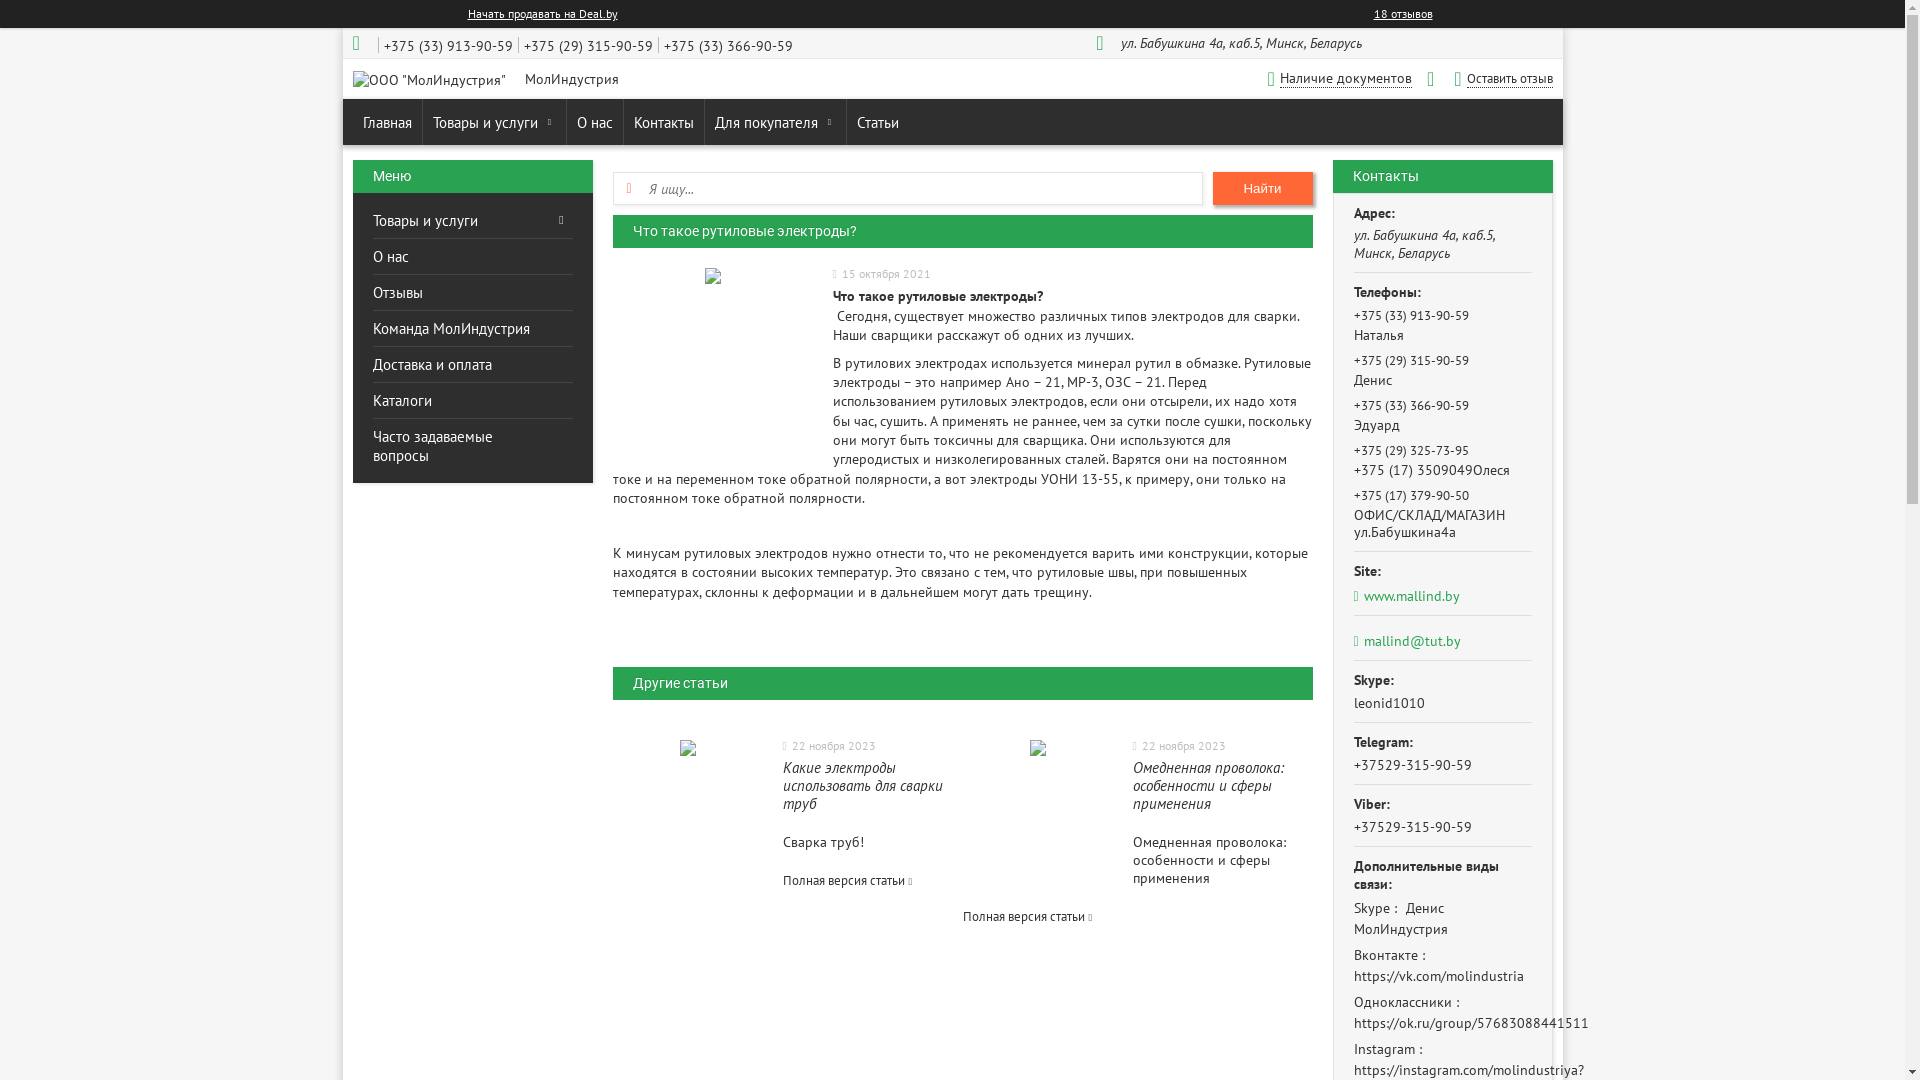  I want to click on 'www.mallind.by', so click(1443, 595).